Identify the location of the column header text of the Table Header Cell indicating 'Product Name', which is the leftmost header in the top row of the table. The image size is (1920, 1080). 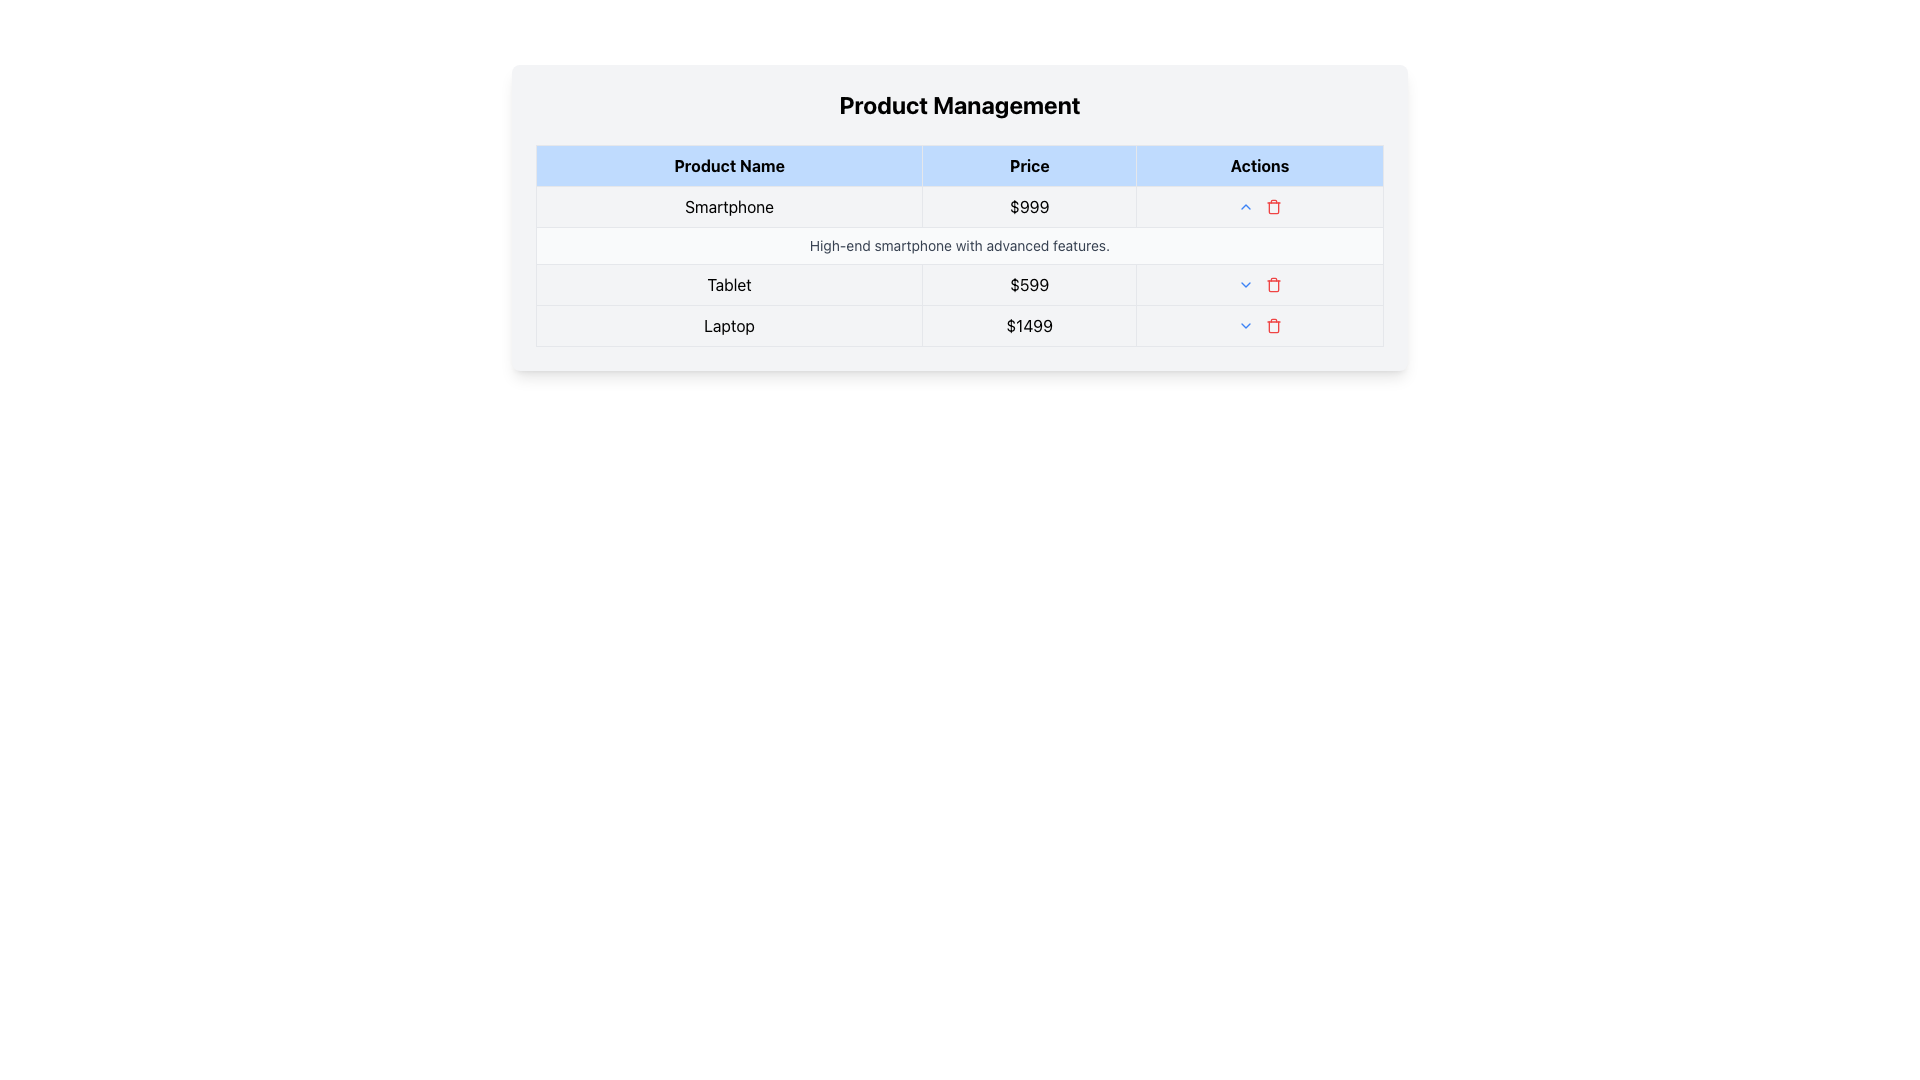
(728, 164).